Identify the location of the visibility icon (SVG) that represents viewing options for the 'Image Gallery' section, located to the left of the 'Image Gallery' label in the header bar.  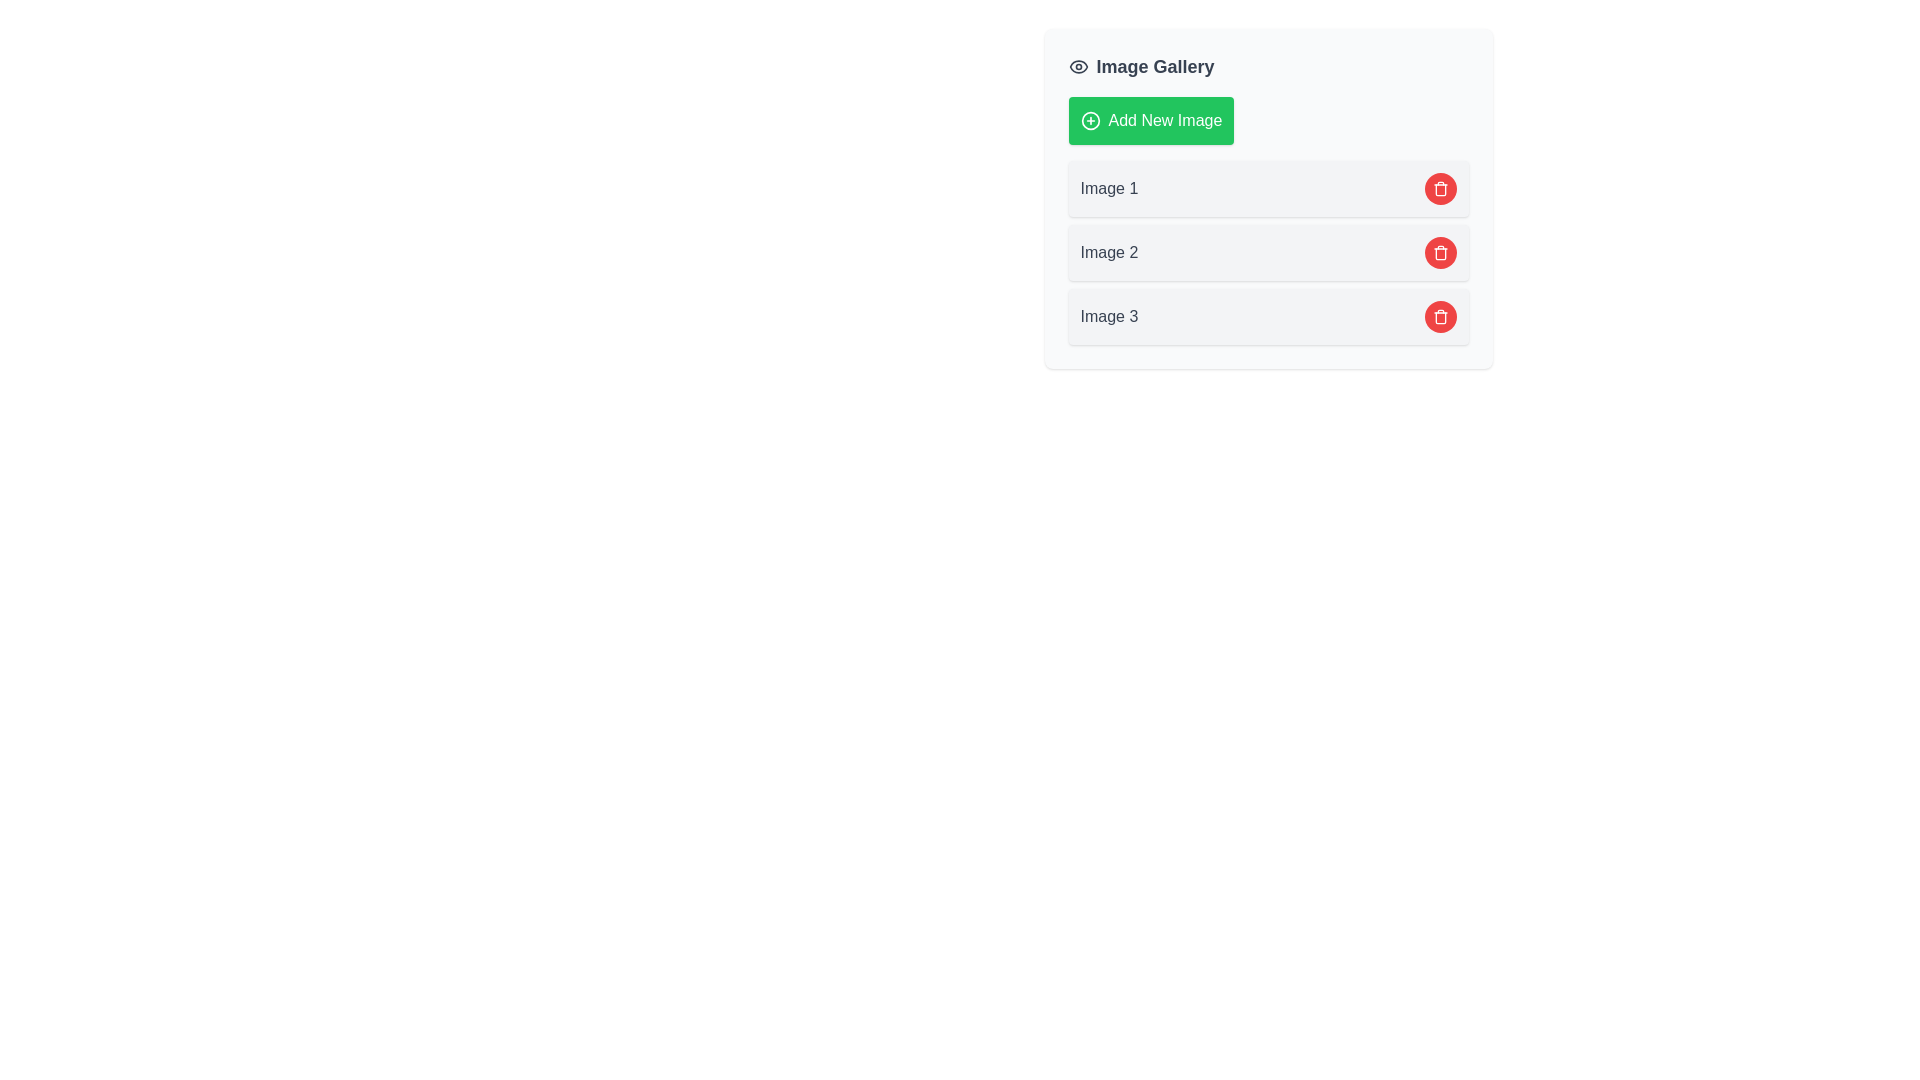
(1077, 65).